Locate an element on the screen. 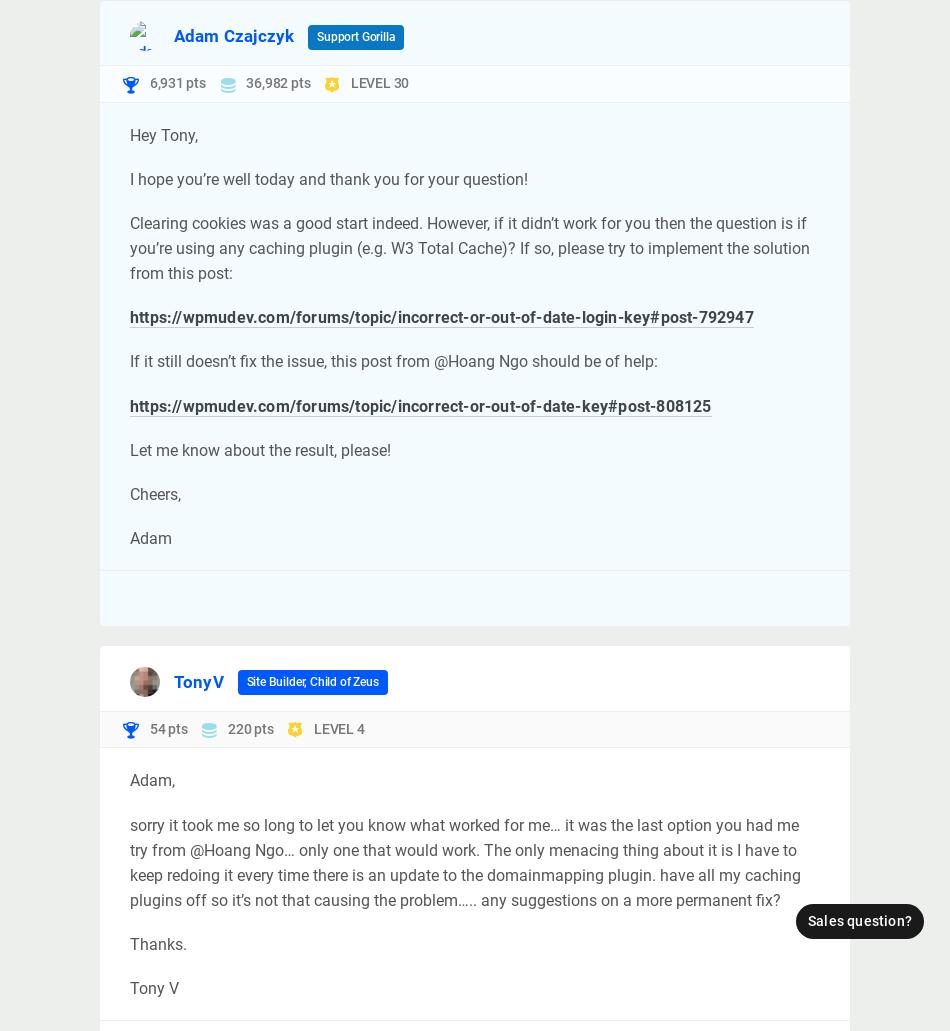 This screenshot has width=950, height=1031. 'Support Gorilla' is located at coordinates (316, 35).